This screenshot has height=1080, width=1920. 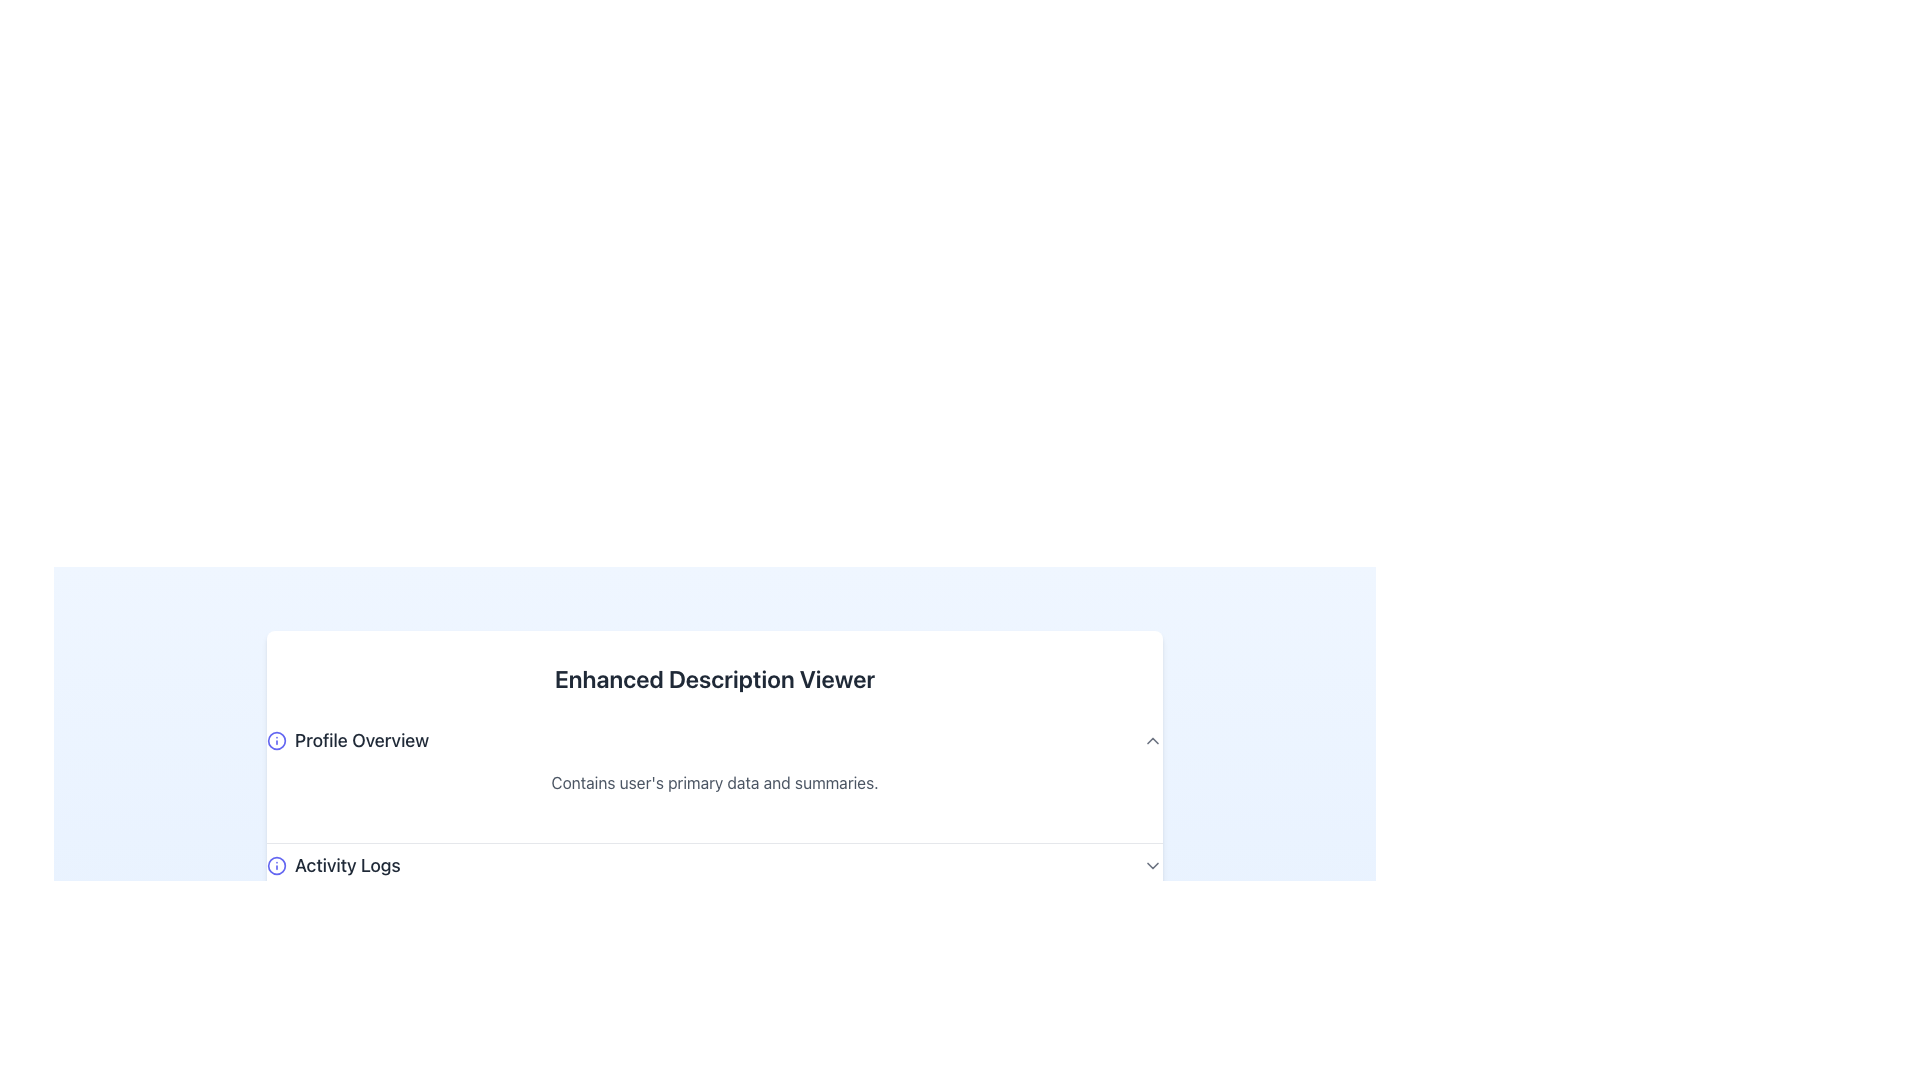 I want to click on the chevron icon located at the far right of the 'Activity Logs' section, so click(x=1152, y=865).